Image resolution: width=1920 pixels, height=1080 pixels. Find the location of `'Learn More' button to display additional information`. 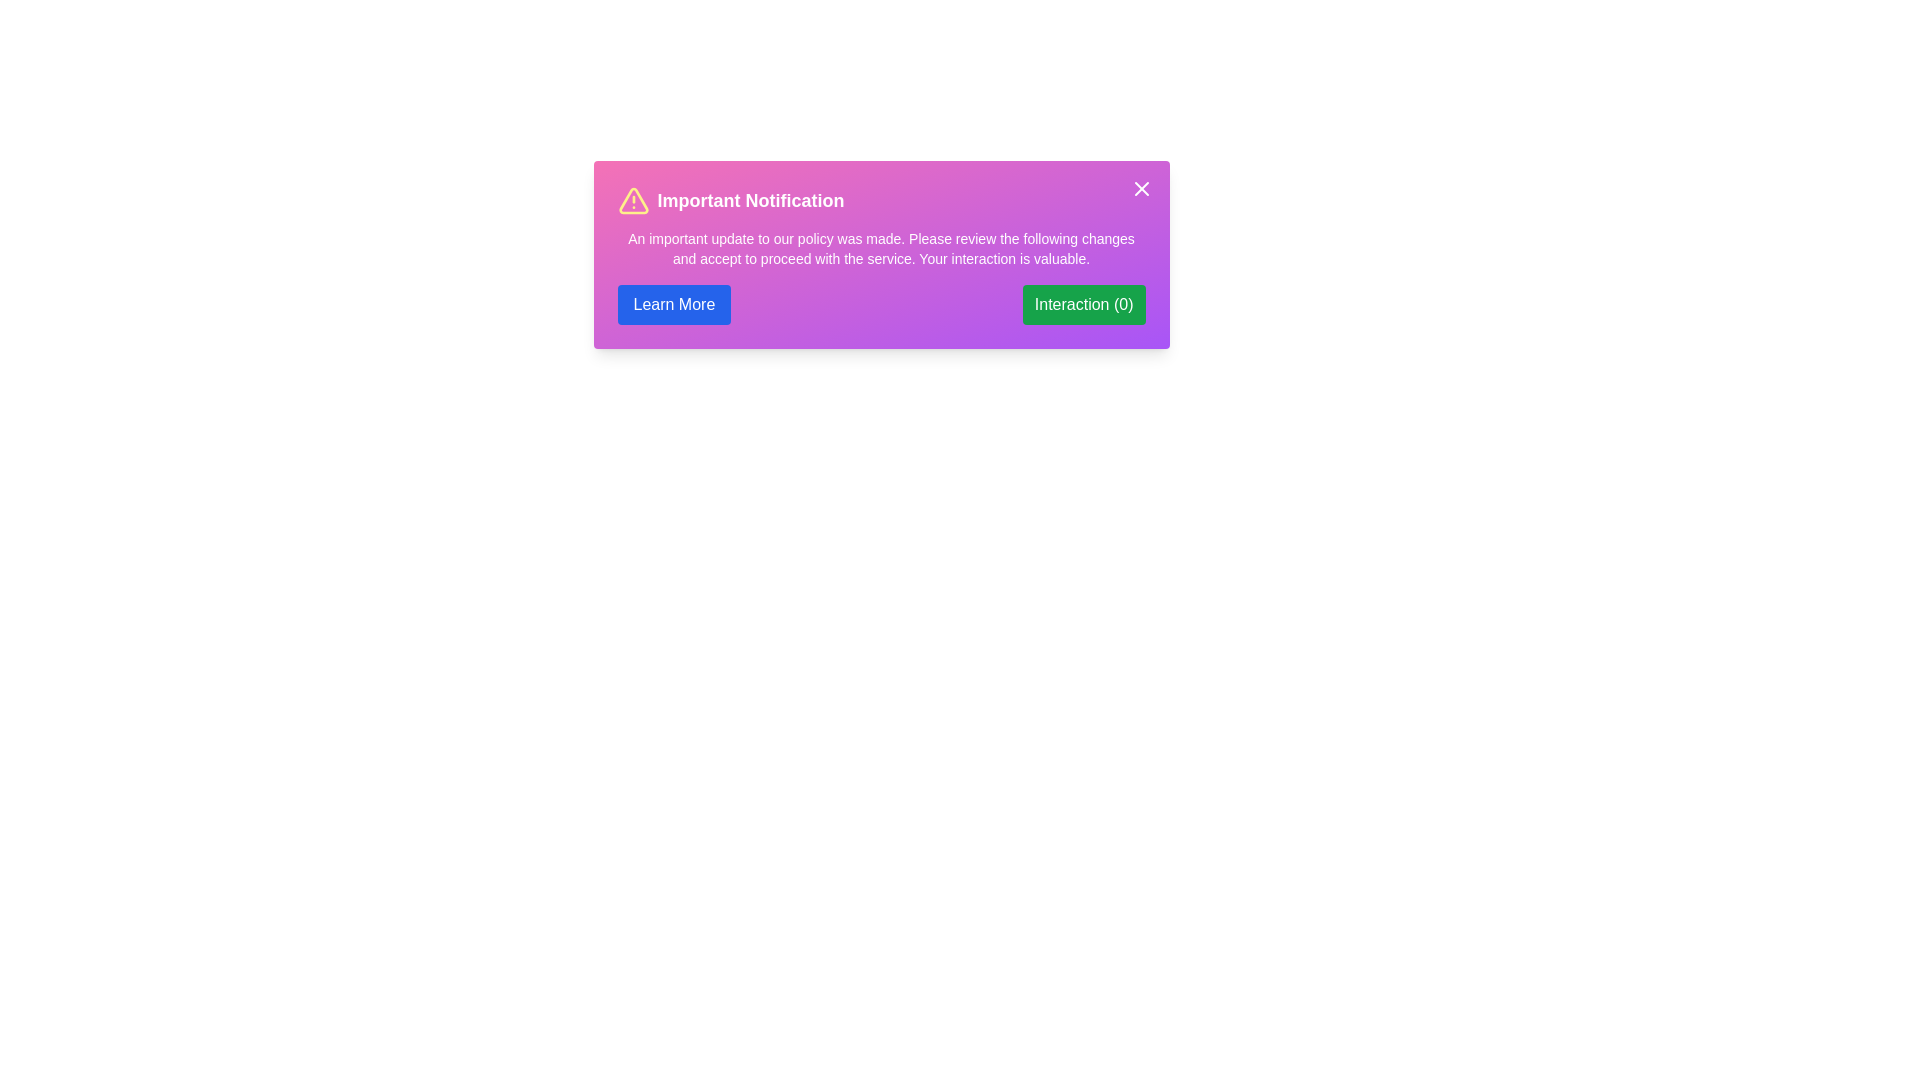

'Learn More' button to display additional information is located at coordinates (673, 304).